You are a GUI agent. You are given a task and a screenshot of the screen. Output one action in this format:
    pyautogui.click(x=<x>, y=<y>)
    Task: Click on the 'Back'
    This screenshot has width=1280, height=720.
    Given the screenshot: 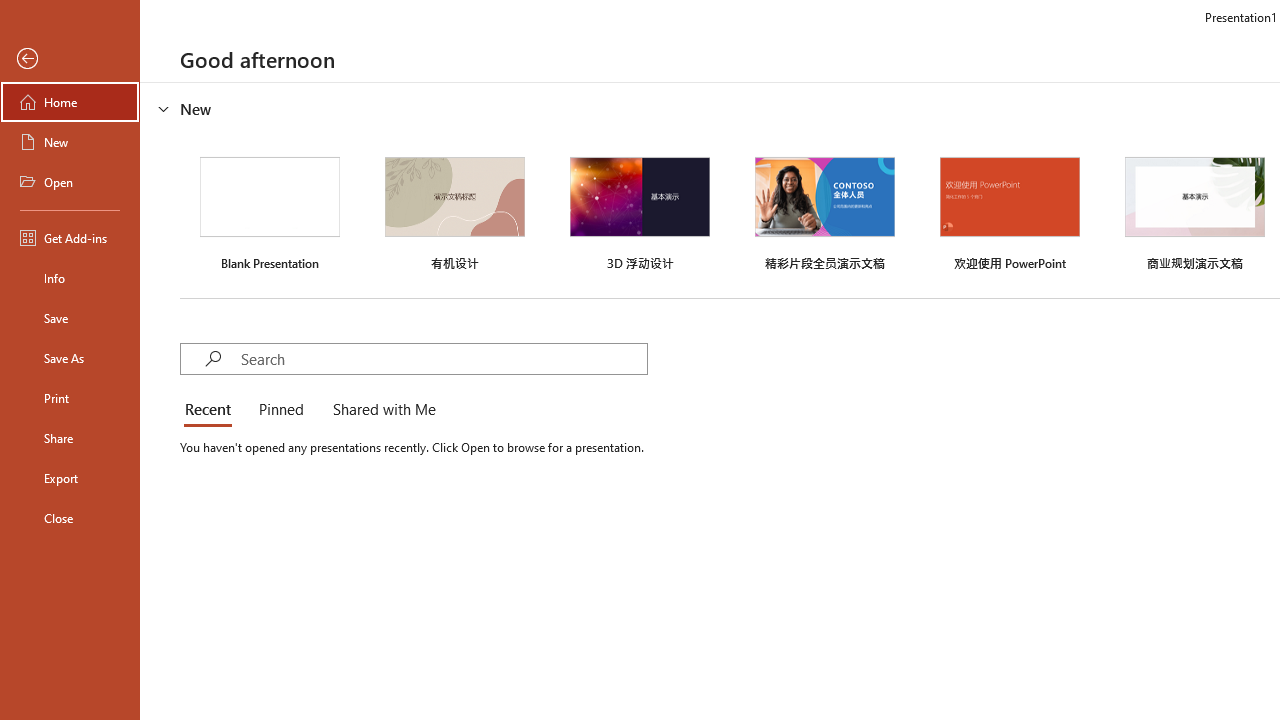 What is the action you would take?
    pyautogui.click(x=69, y=58)
    